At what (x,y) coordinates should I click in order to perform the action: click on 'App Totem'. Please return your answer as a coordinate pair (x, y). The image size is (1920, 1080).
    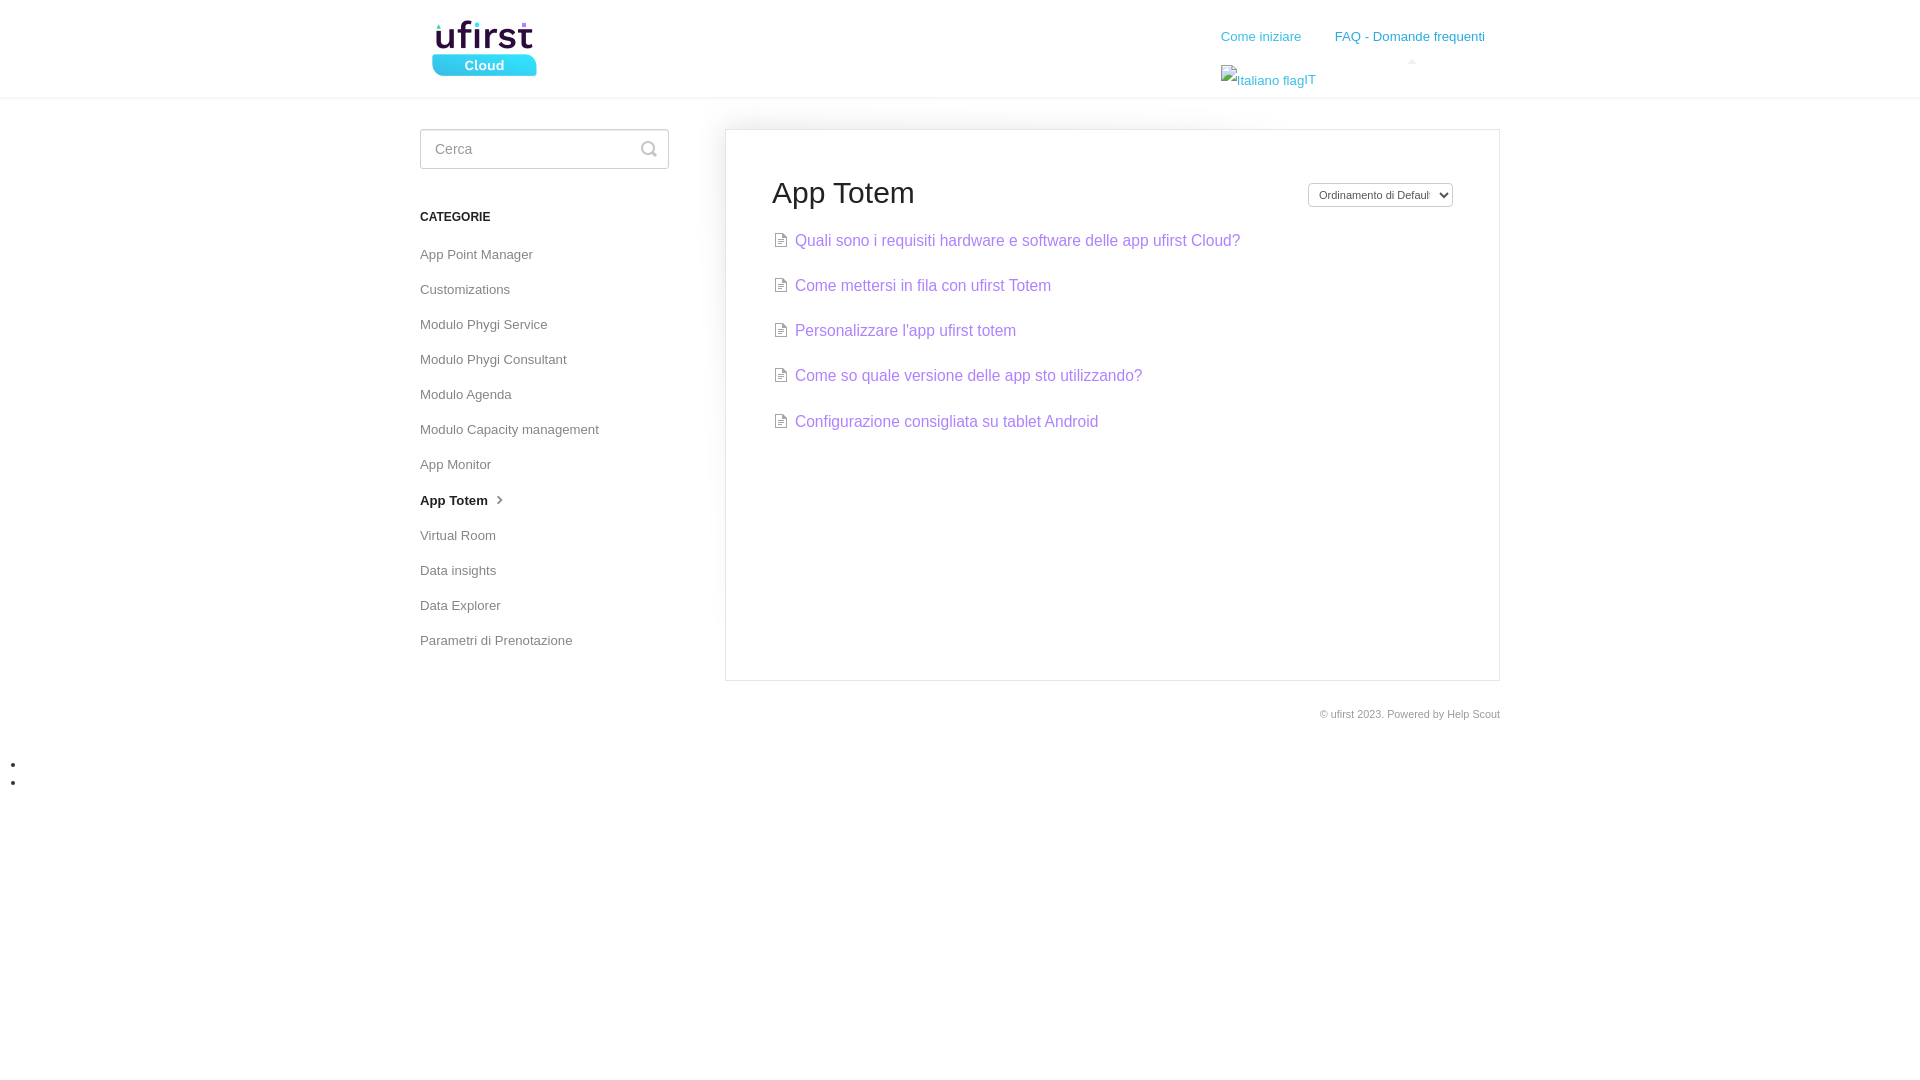
    Looking at the image, I should click on (471, 499).